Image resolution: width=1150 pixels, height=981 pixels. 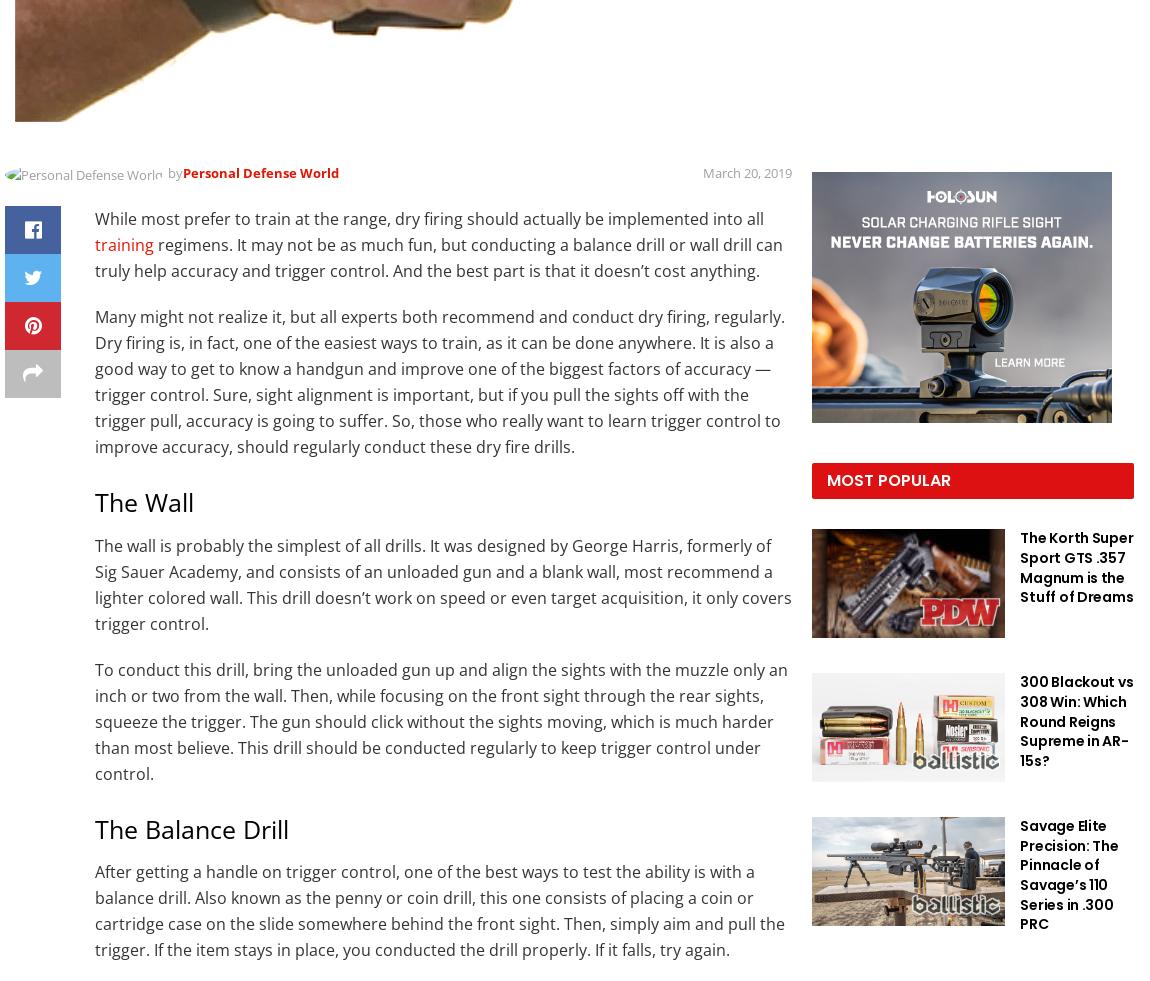 What do you see at coordinates (123, 243) in the screenshot?
I see `'training'` at bounding box center [123, 243].